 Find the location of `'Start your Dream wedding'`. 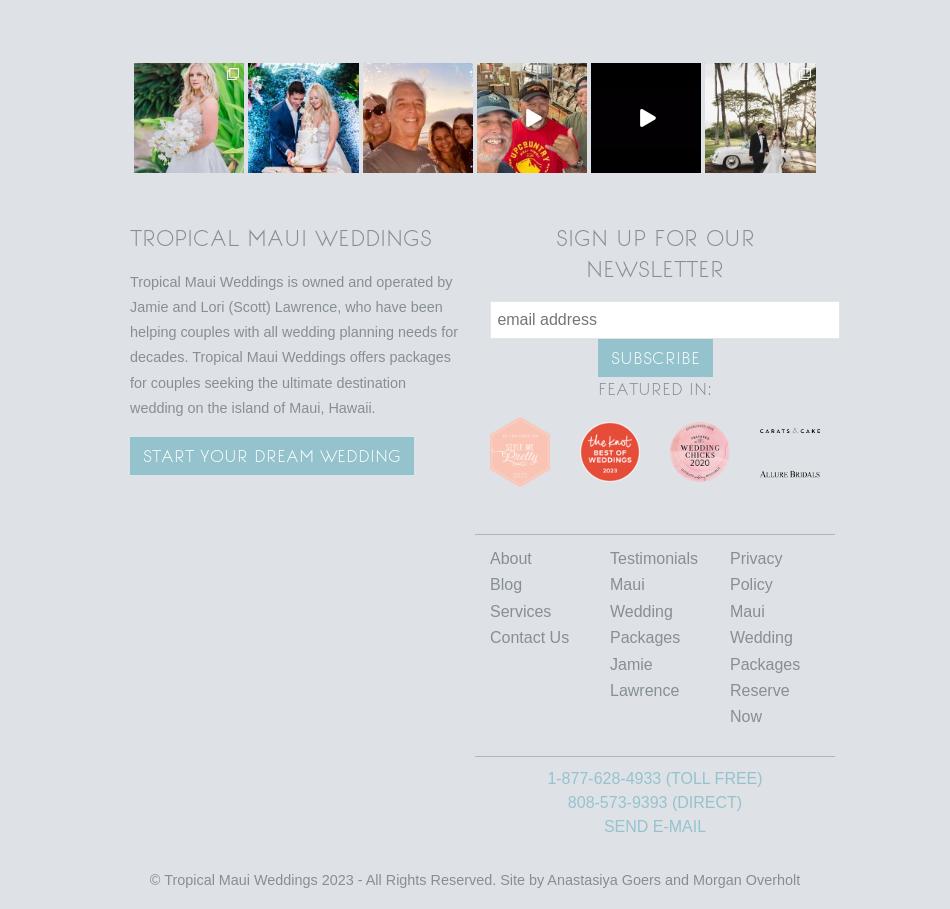

'Start your Dream wedding' is located at coordinates (270, 454).